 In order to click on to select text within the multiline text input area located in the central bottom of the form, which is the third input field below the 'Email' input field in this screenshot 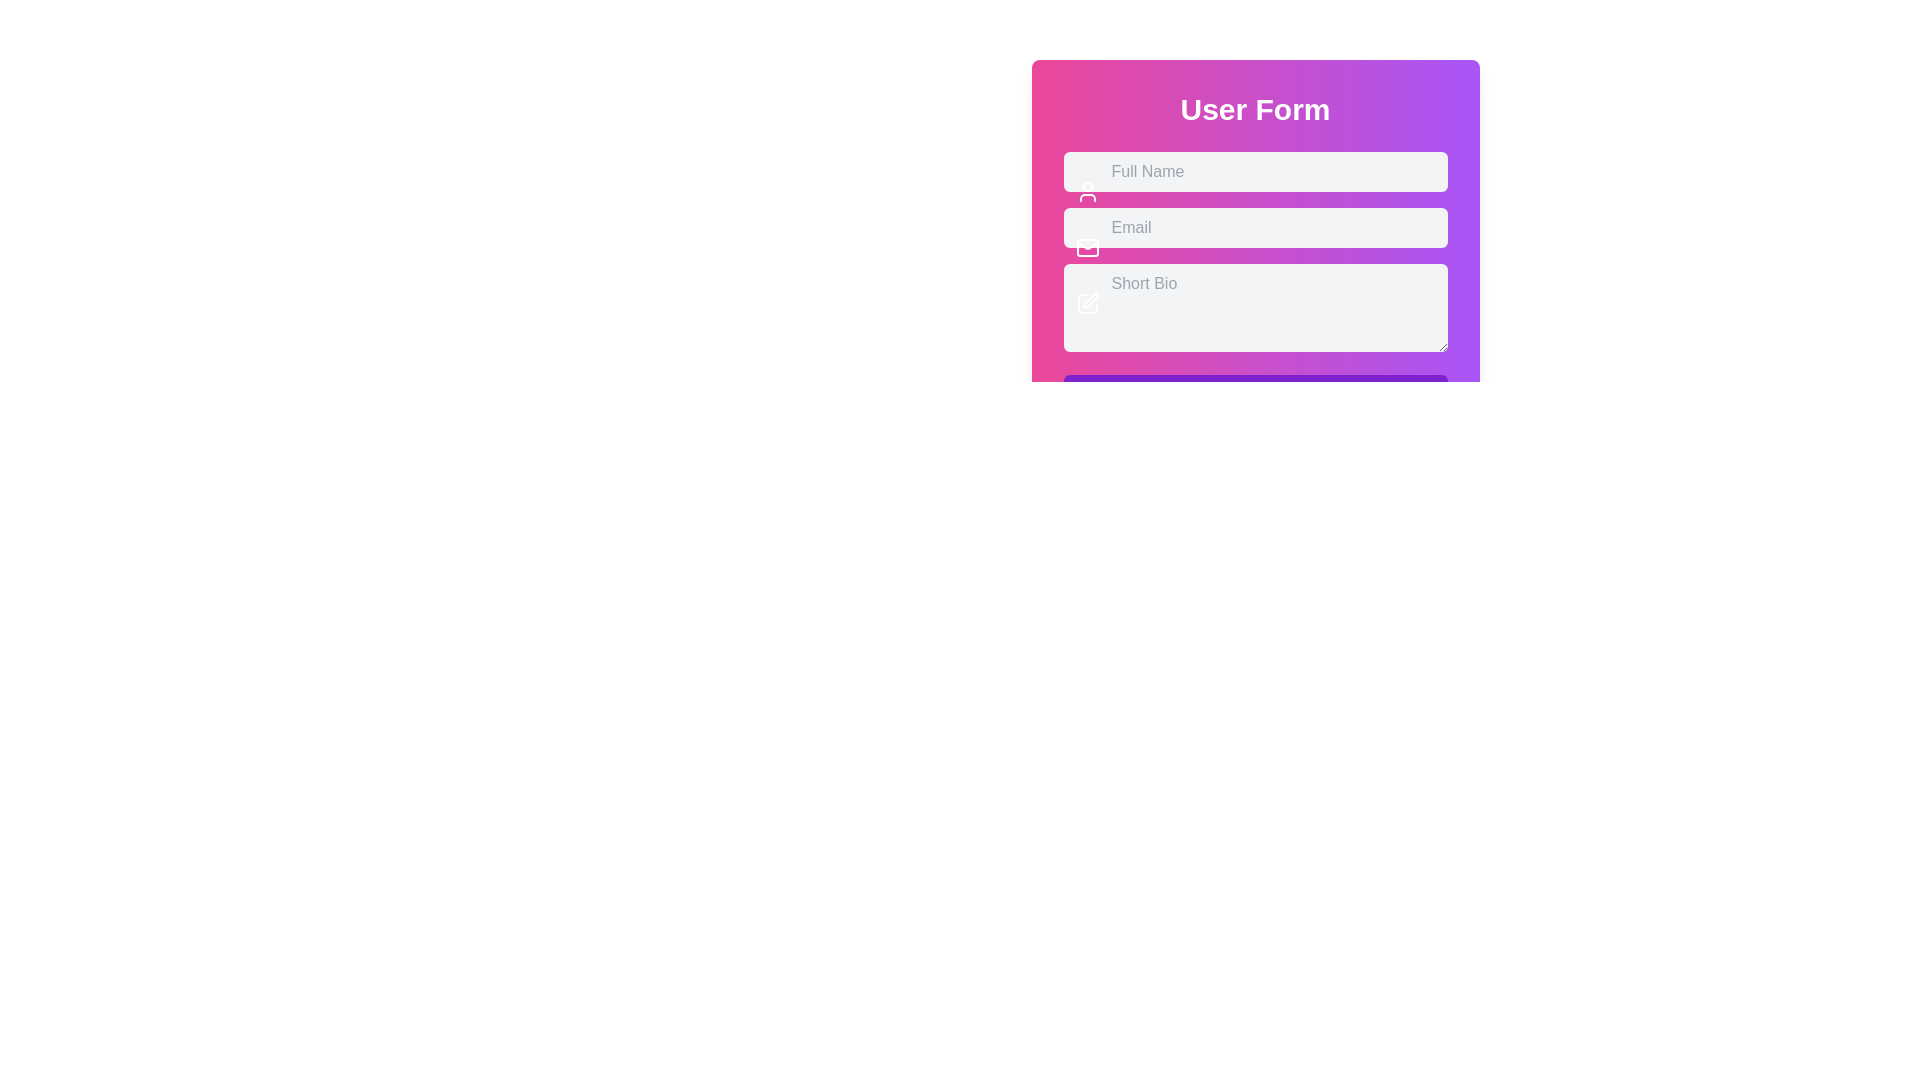, I will do `click(1254, 287)`.